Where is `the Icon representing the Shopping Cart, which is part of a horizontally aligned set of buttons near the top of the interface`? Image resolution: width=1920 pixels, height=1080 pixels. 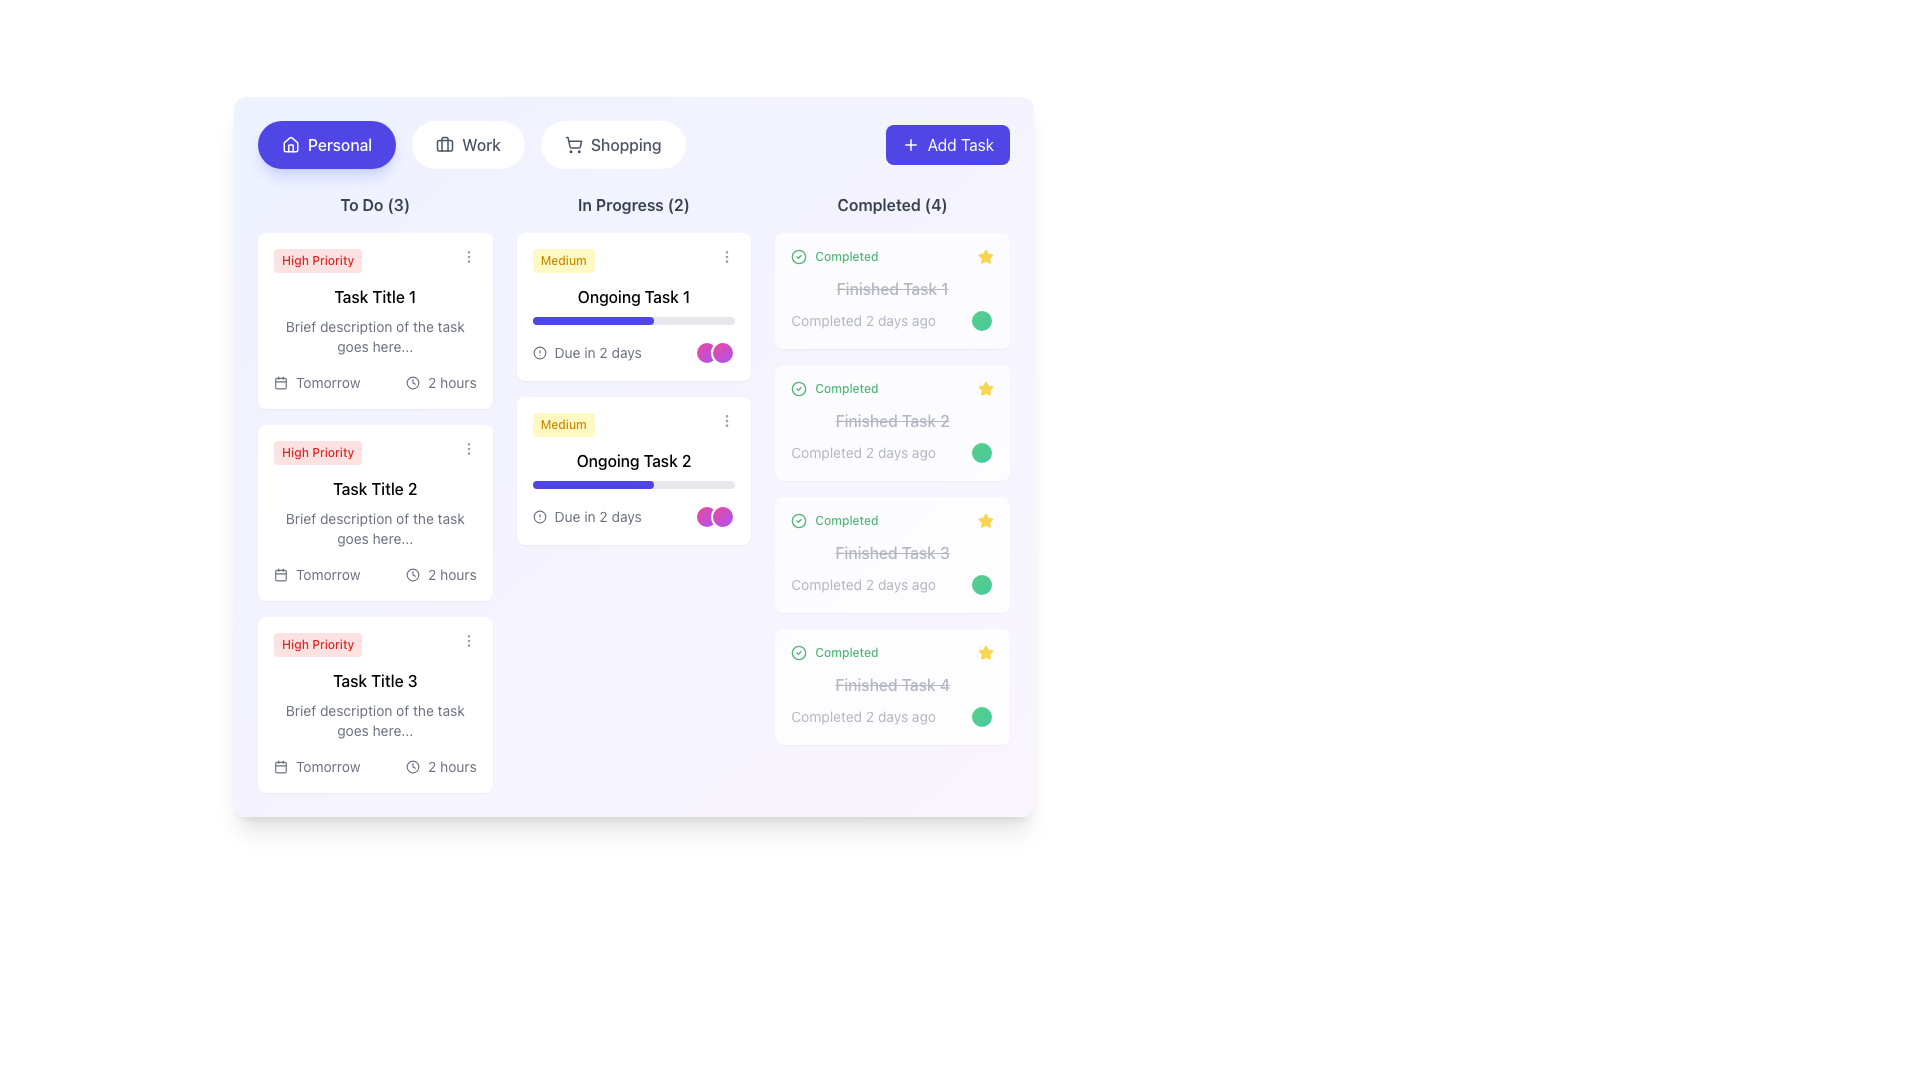
the Icon representing the Shopping Cart, which is part of a horizontally aligned set of buttons near the top of the interface is located at coordinates (572, 141).